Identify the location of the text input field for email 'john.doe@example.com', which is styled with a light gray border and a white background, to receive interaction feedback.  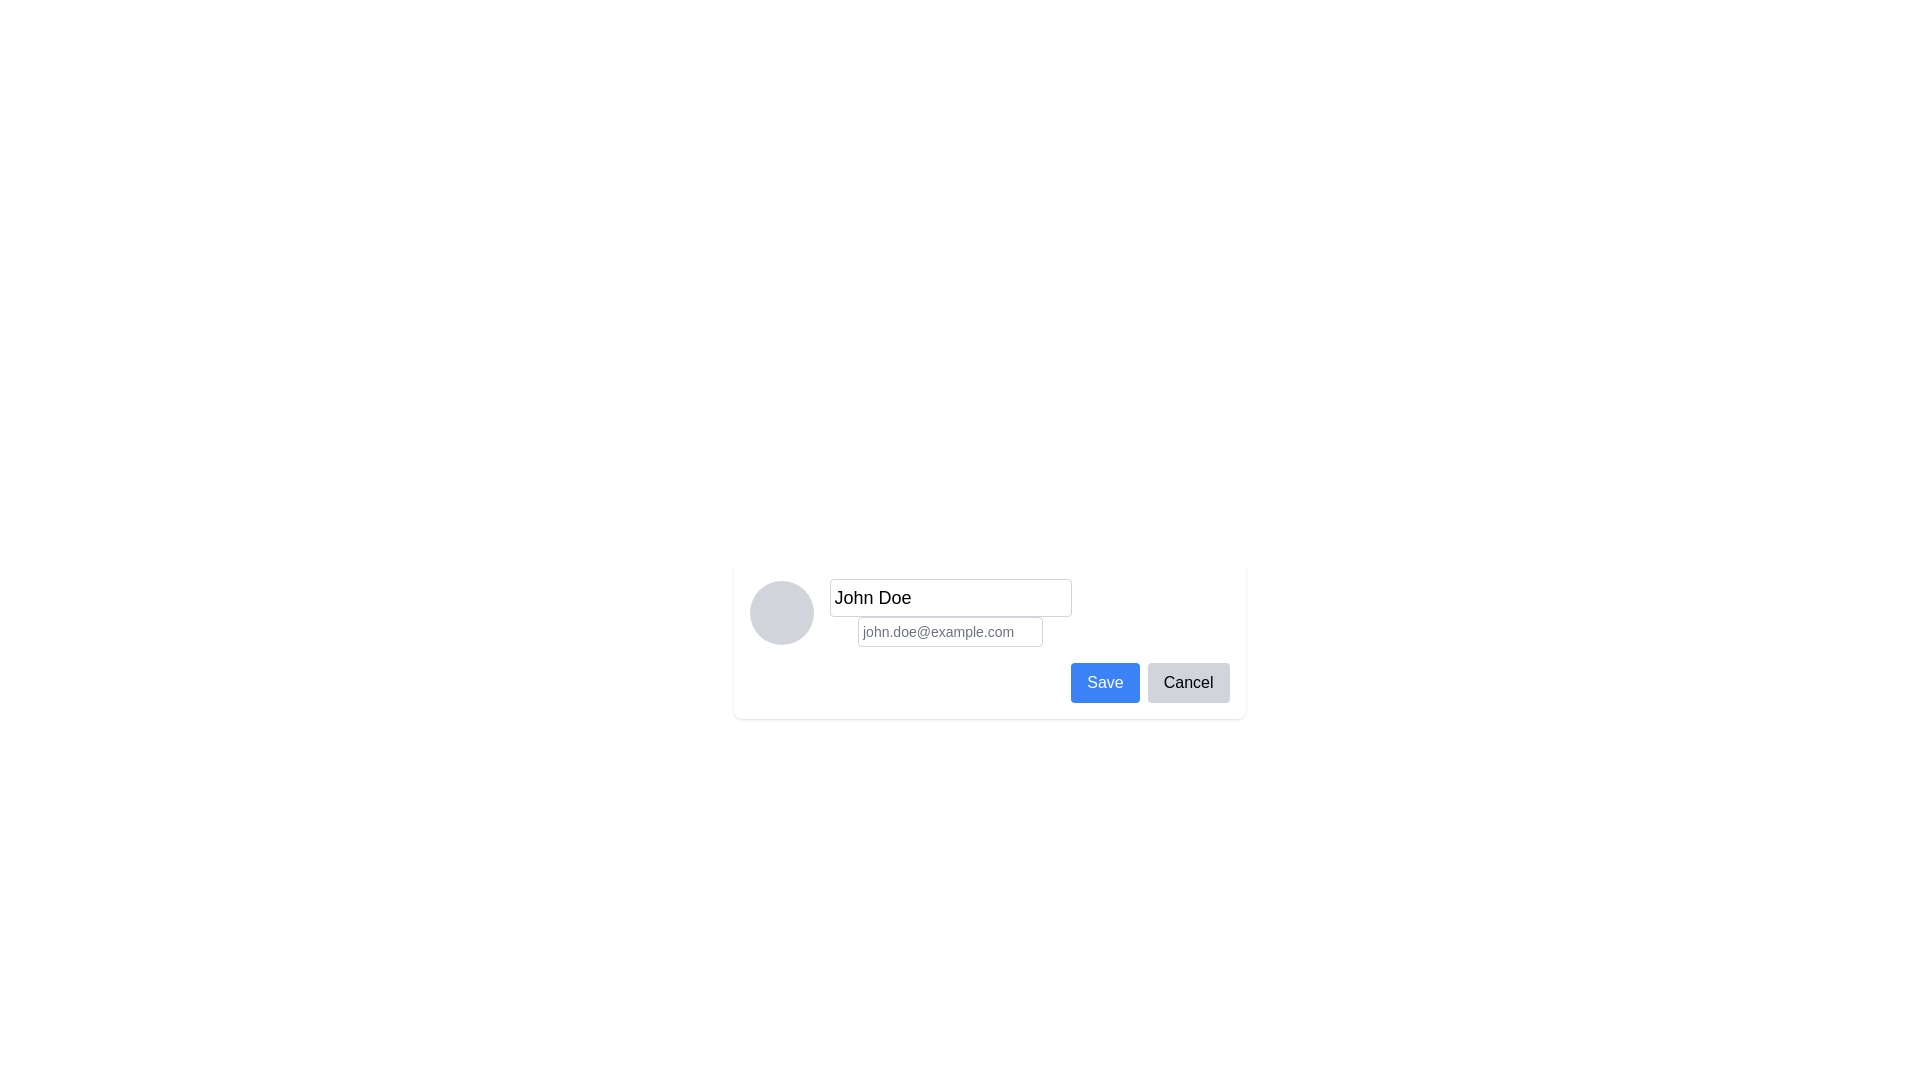
(949, 632).